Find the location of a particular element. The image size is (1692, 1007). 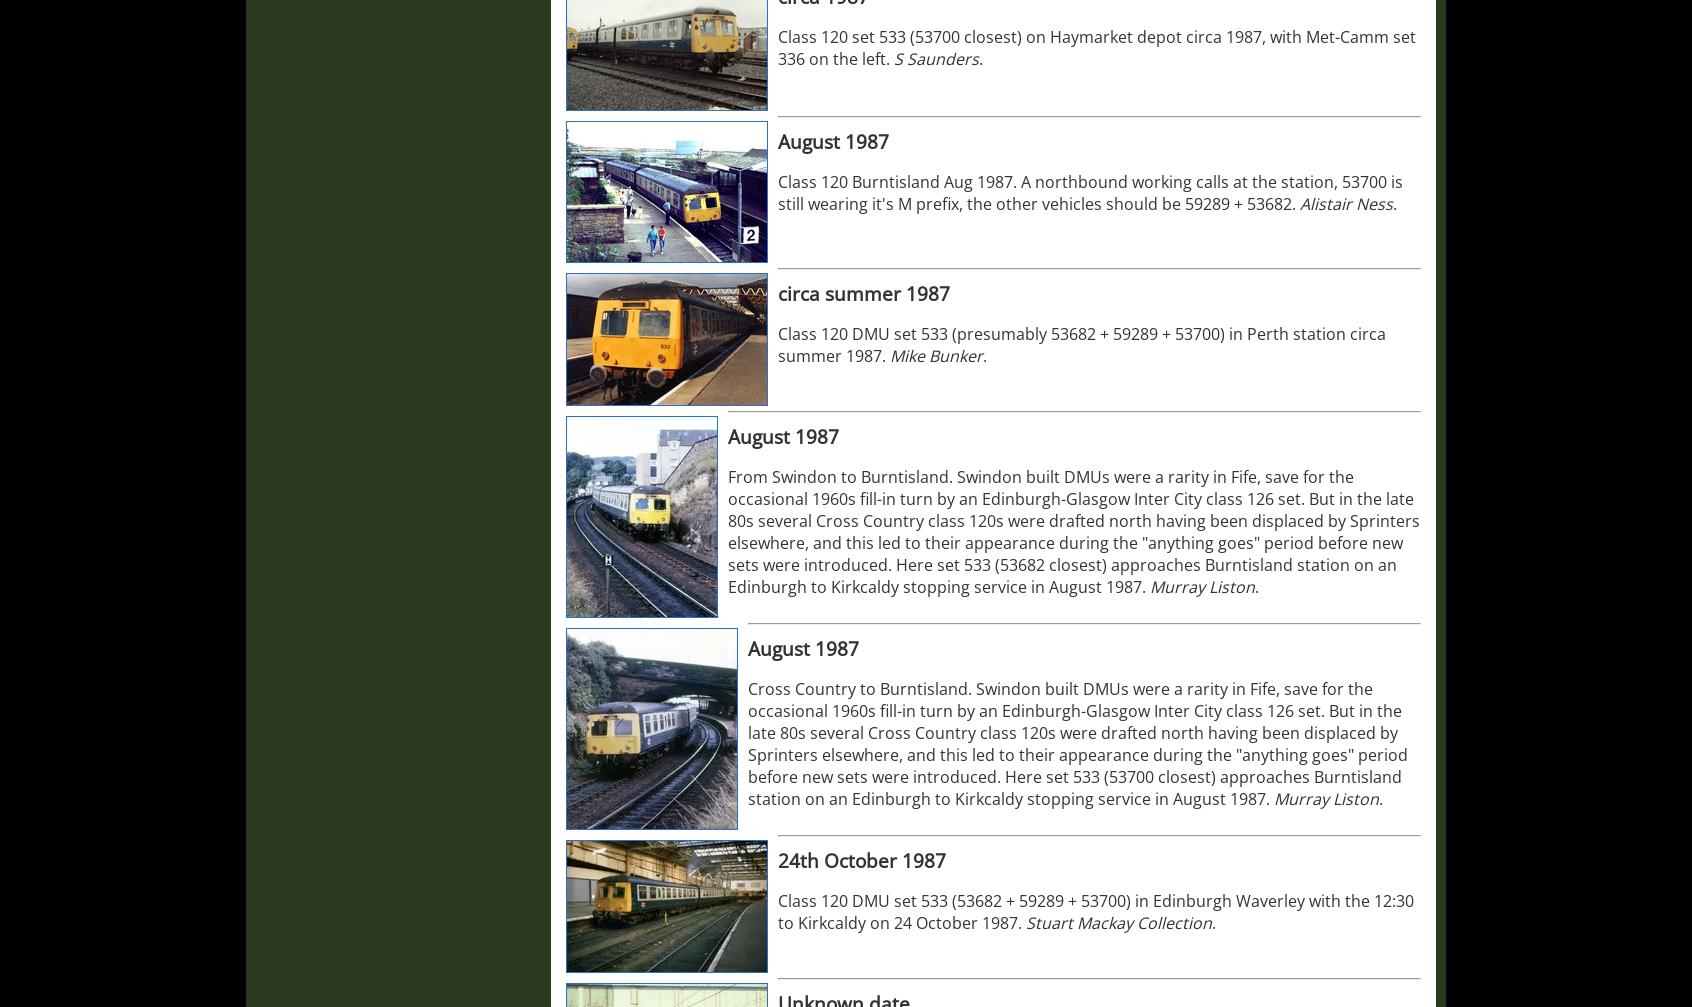

'Stuart Mackay Collection' is located at coordinates (1118, 922).